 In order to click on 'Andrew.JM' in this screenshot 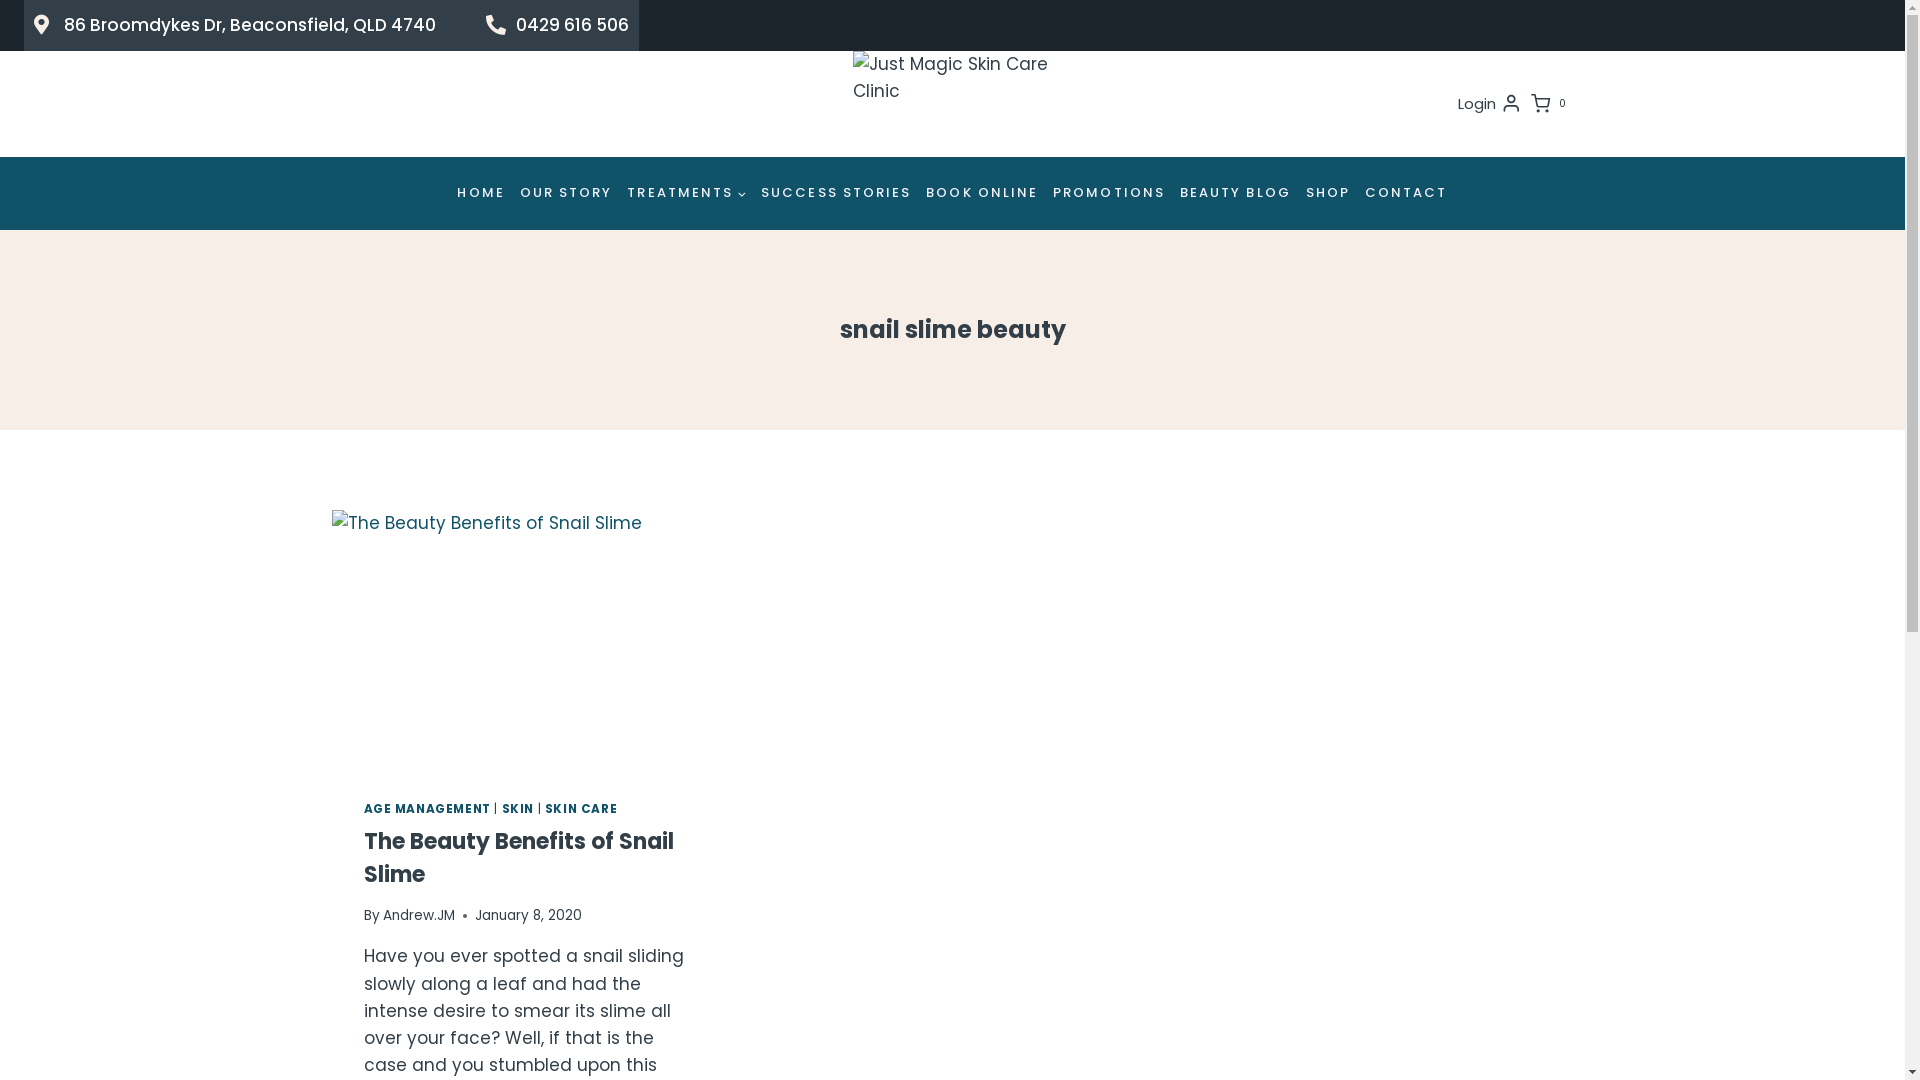, I will do `click(417, 915)`.